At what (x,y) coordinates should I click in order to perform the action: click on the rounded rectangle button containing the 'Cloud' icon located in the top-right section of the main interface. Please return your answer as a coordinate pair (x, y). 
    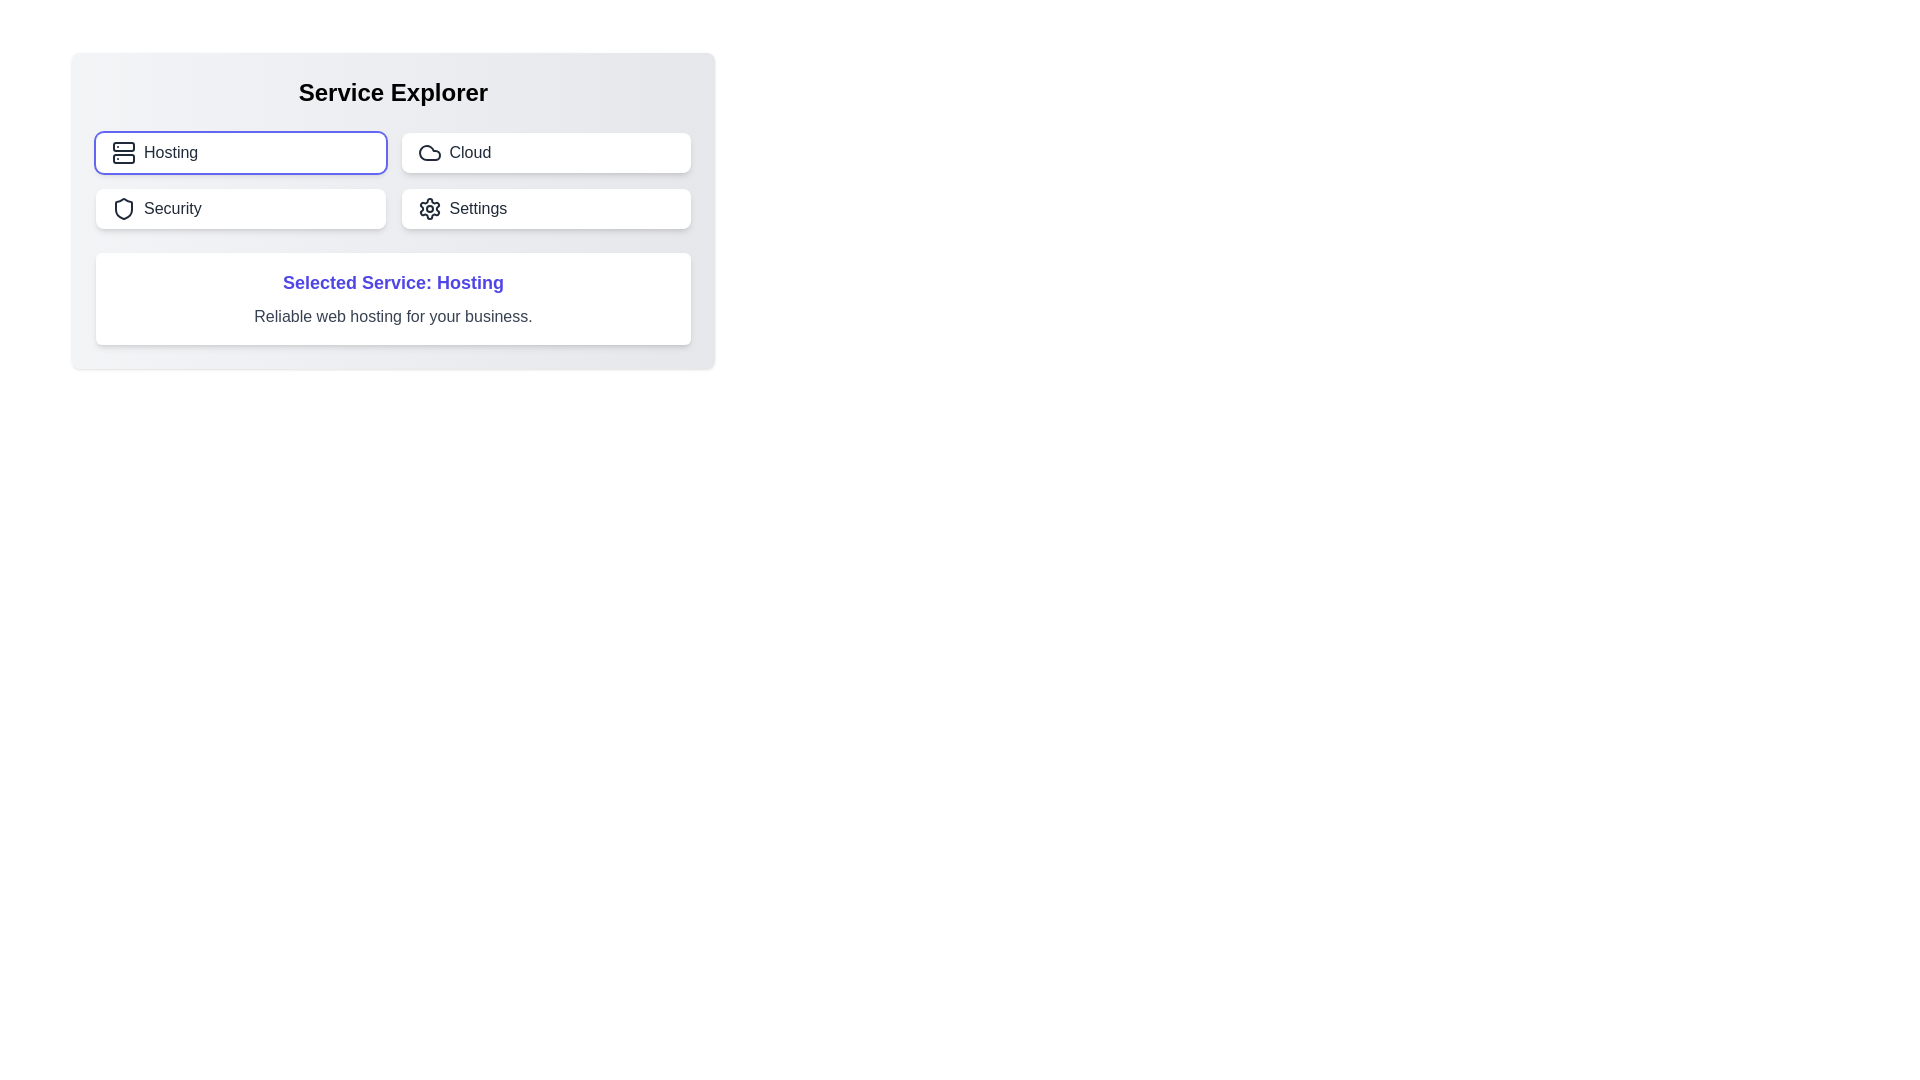
    Looking at the image, I should click on (428, 152).